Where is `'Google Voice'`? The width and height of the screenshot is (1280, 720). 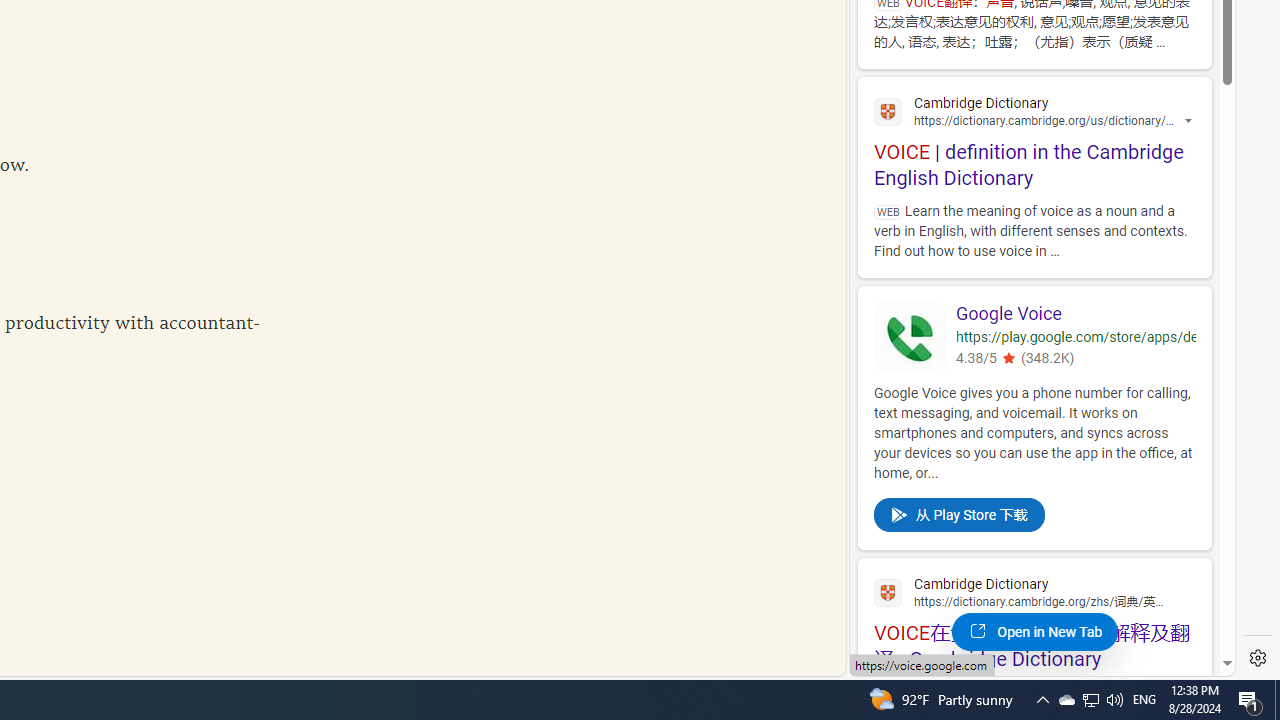 'Google Voice' is located at coordinates (1074, 315).